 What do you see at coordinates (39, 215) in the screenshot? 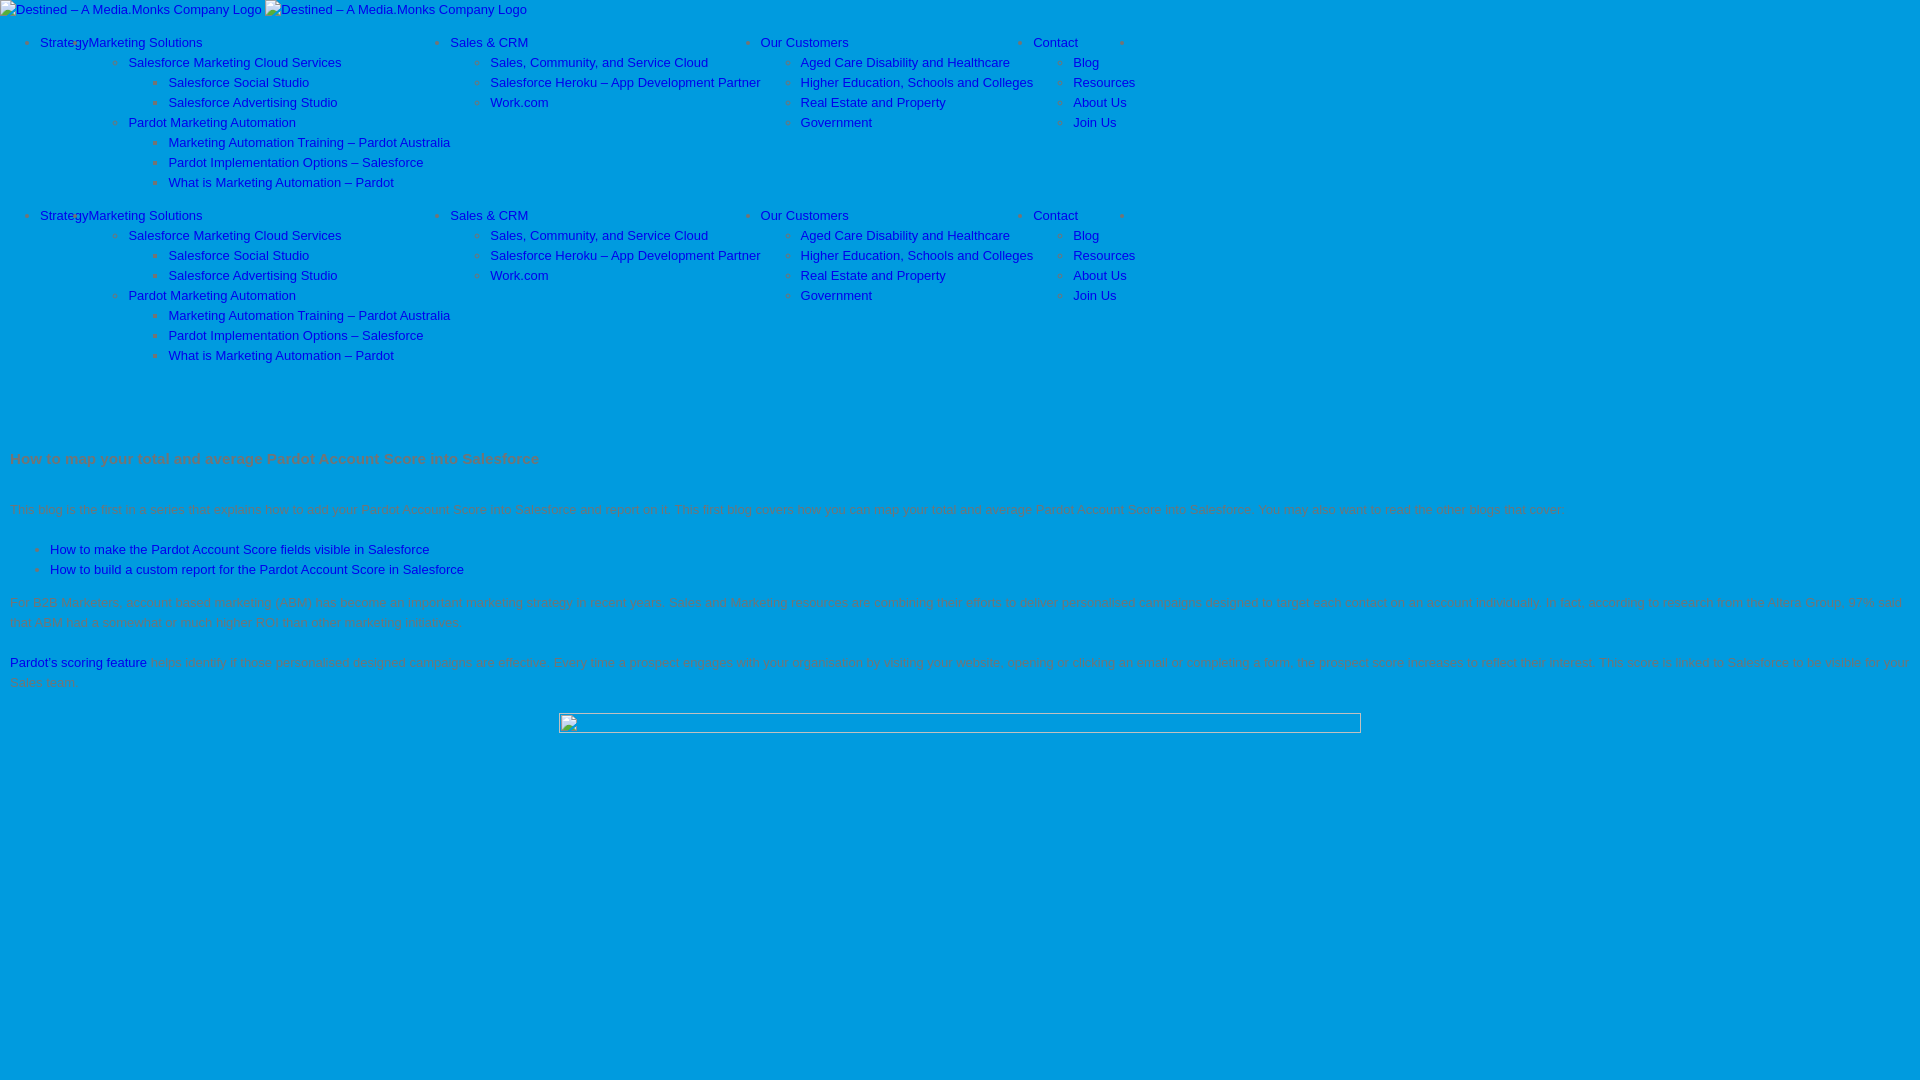
I see `'Strategy'` at bounding box center [39, 215].